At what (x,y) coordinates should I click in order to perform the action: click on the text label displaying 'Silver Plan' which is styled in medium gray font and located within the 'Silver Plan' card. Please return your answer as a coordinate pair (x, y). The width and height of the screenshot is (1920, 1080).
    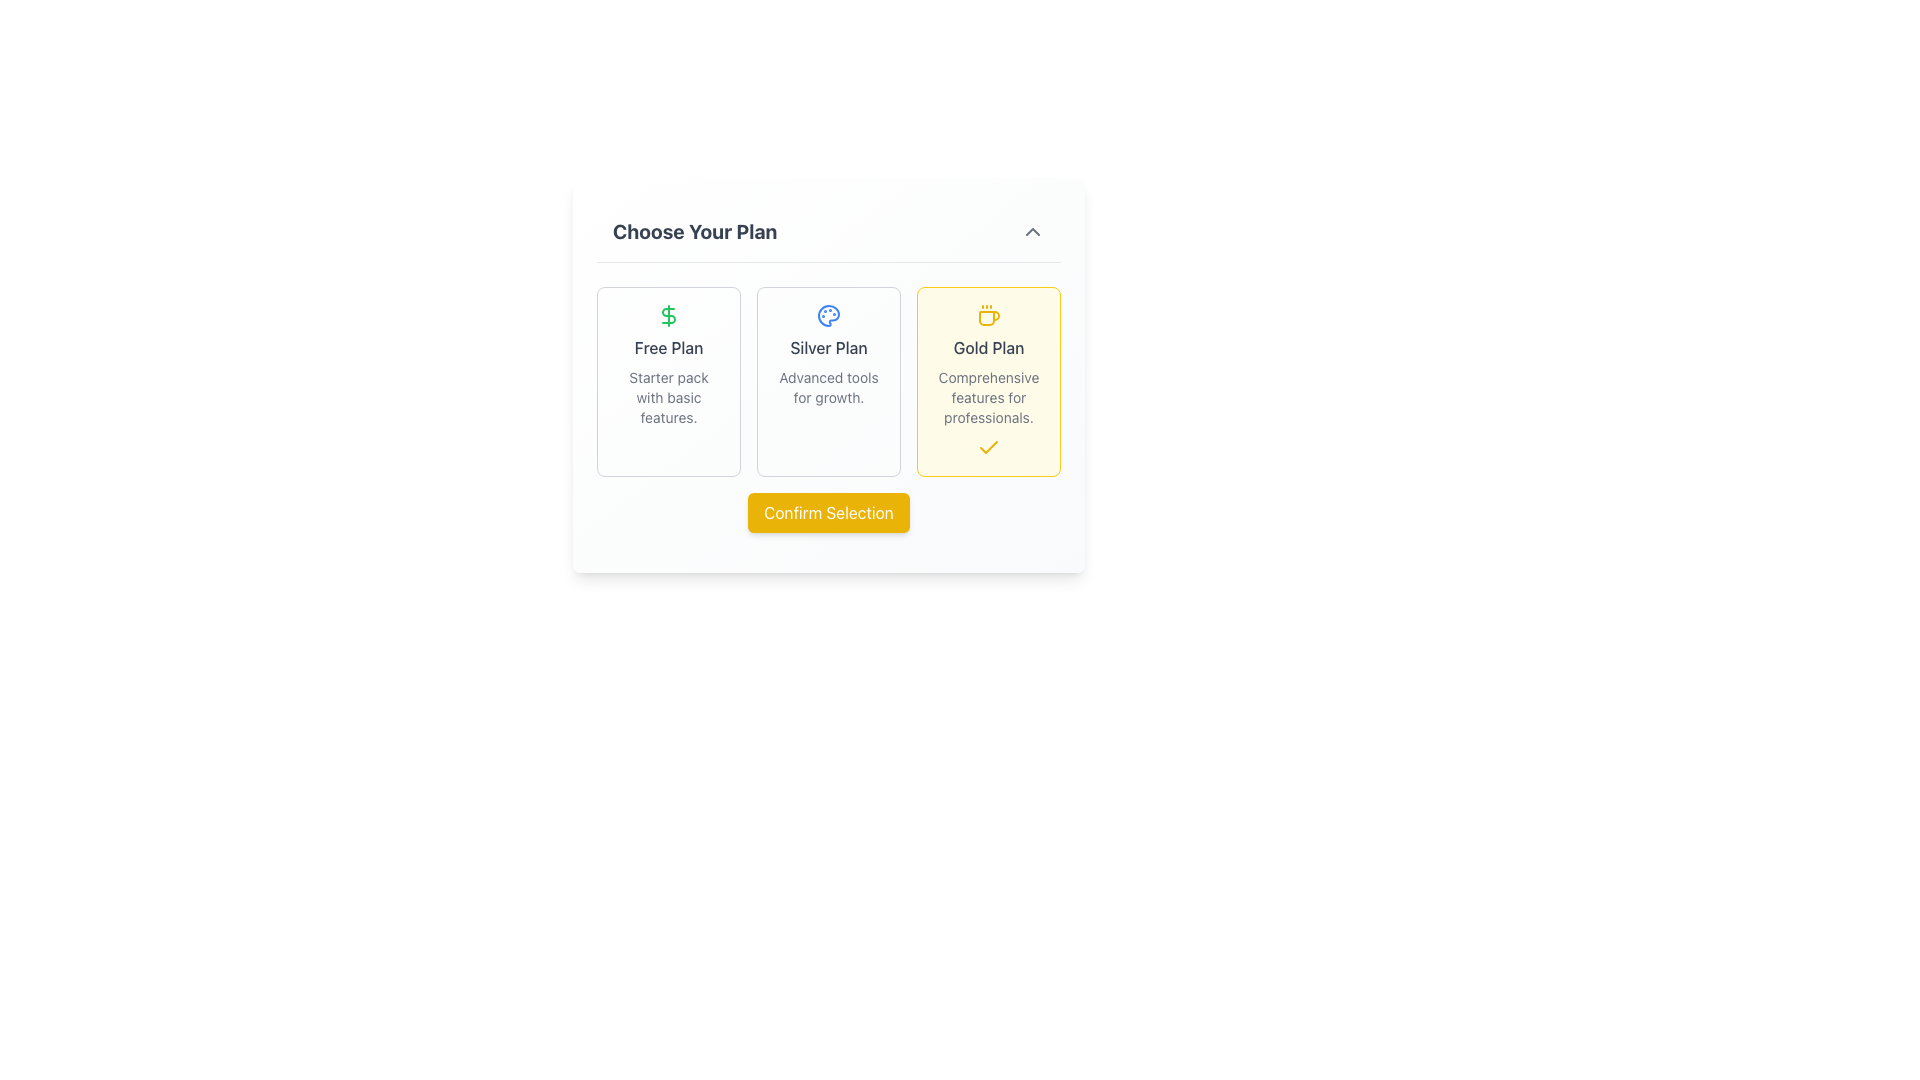
    Looking at the image, I should click on (829, 346).